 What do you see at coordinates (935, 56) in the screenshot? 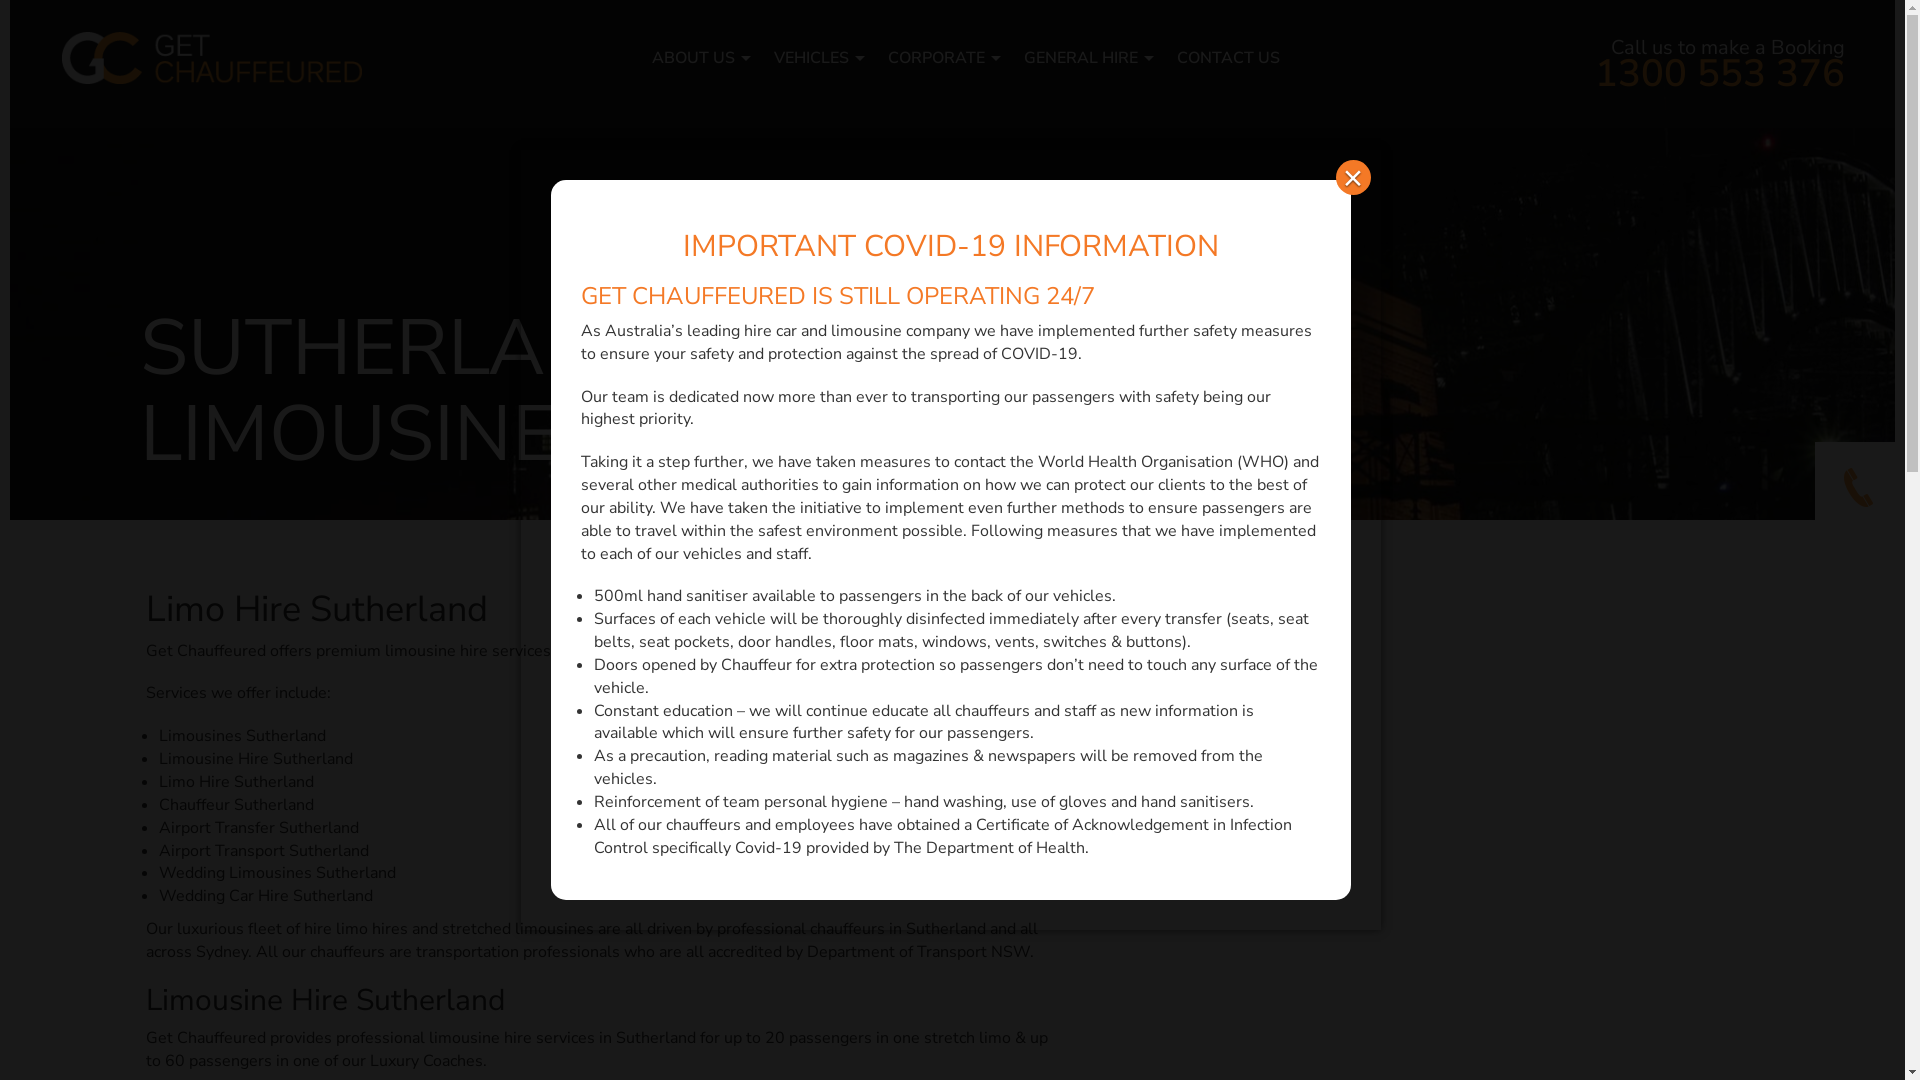
I see `'CORPORATE'` at bounding box center [935, 56].